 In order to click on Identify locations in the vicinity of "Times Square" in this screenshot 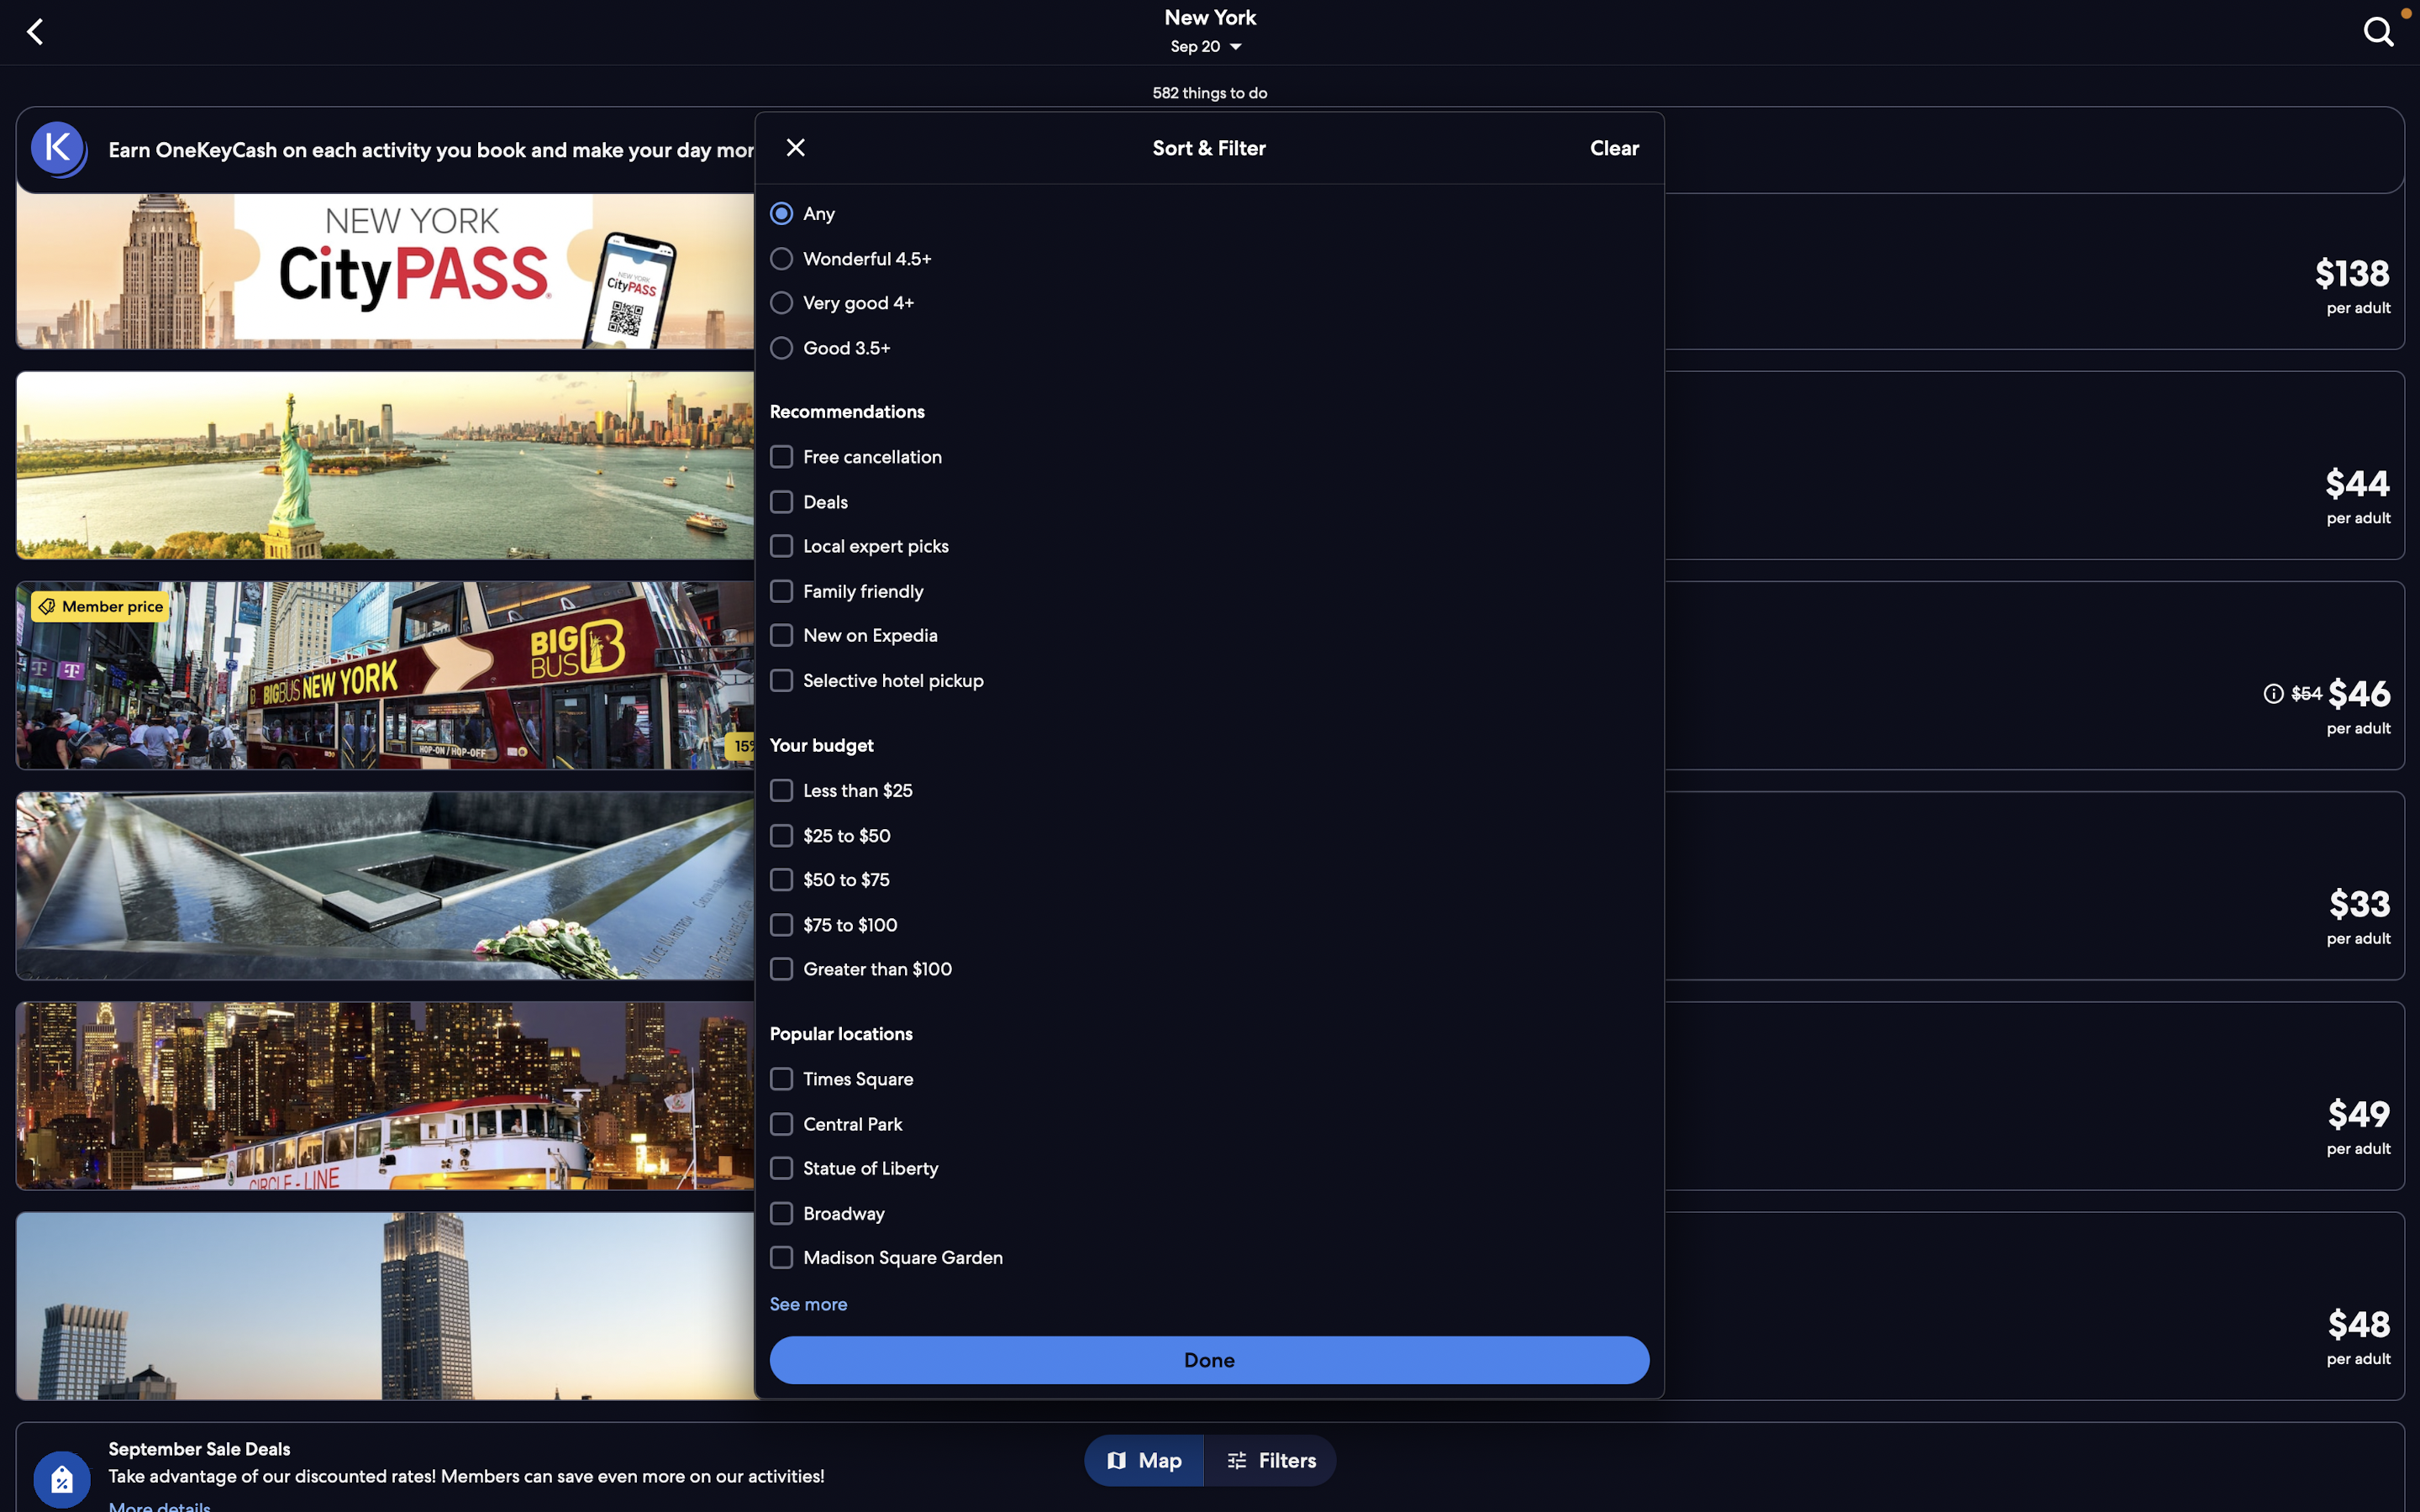, I will do `click(1212, 1079)`.